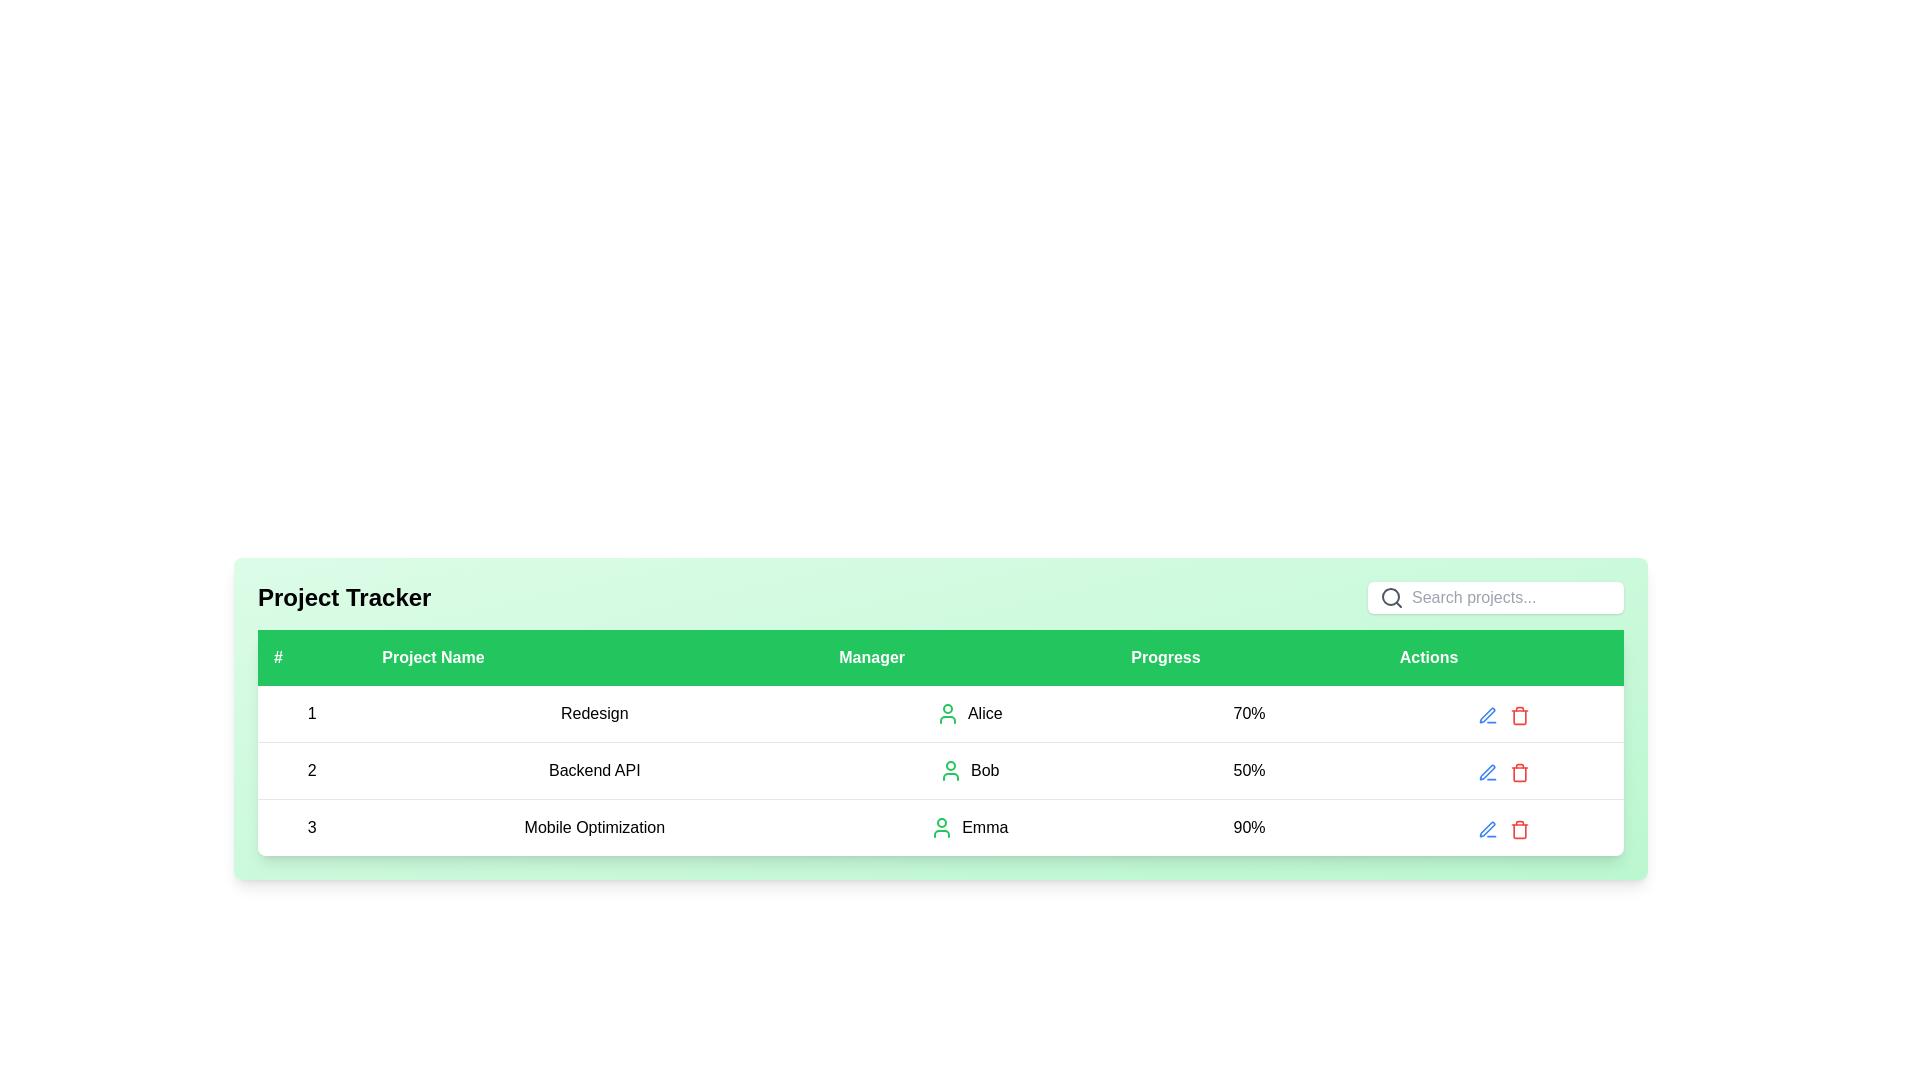  What do you see at coordinates (1503, 715) in the screenshot?
I see `the icons in the 'Actions' column of the table for the 'Redesign' project managed by 'Alice'` at bounding box center [1503, 715].